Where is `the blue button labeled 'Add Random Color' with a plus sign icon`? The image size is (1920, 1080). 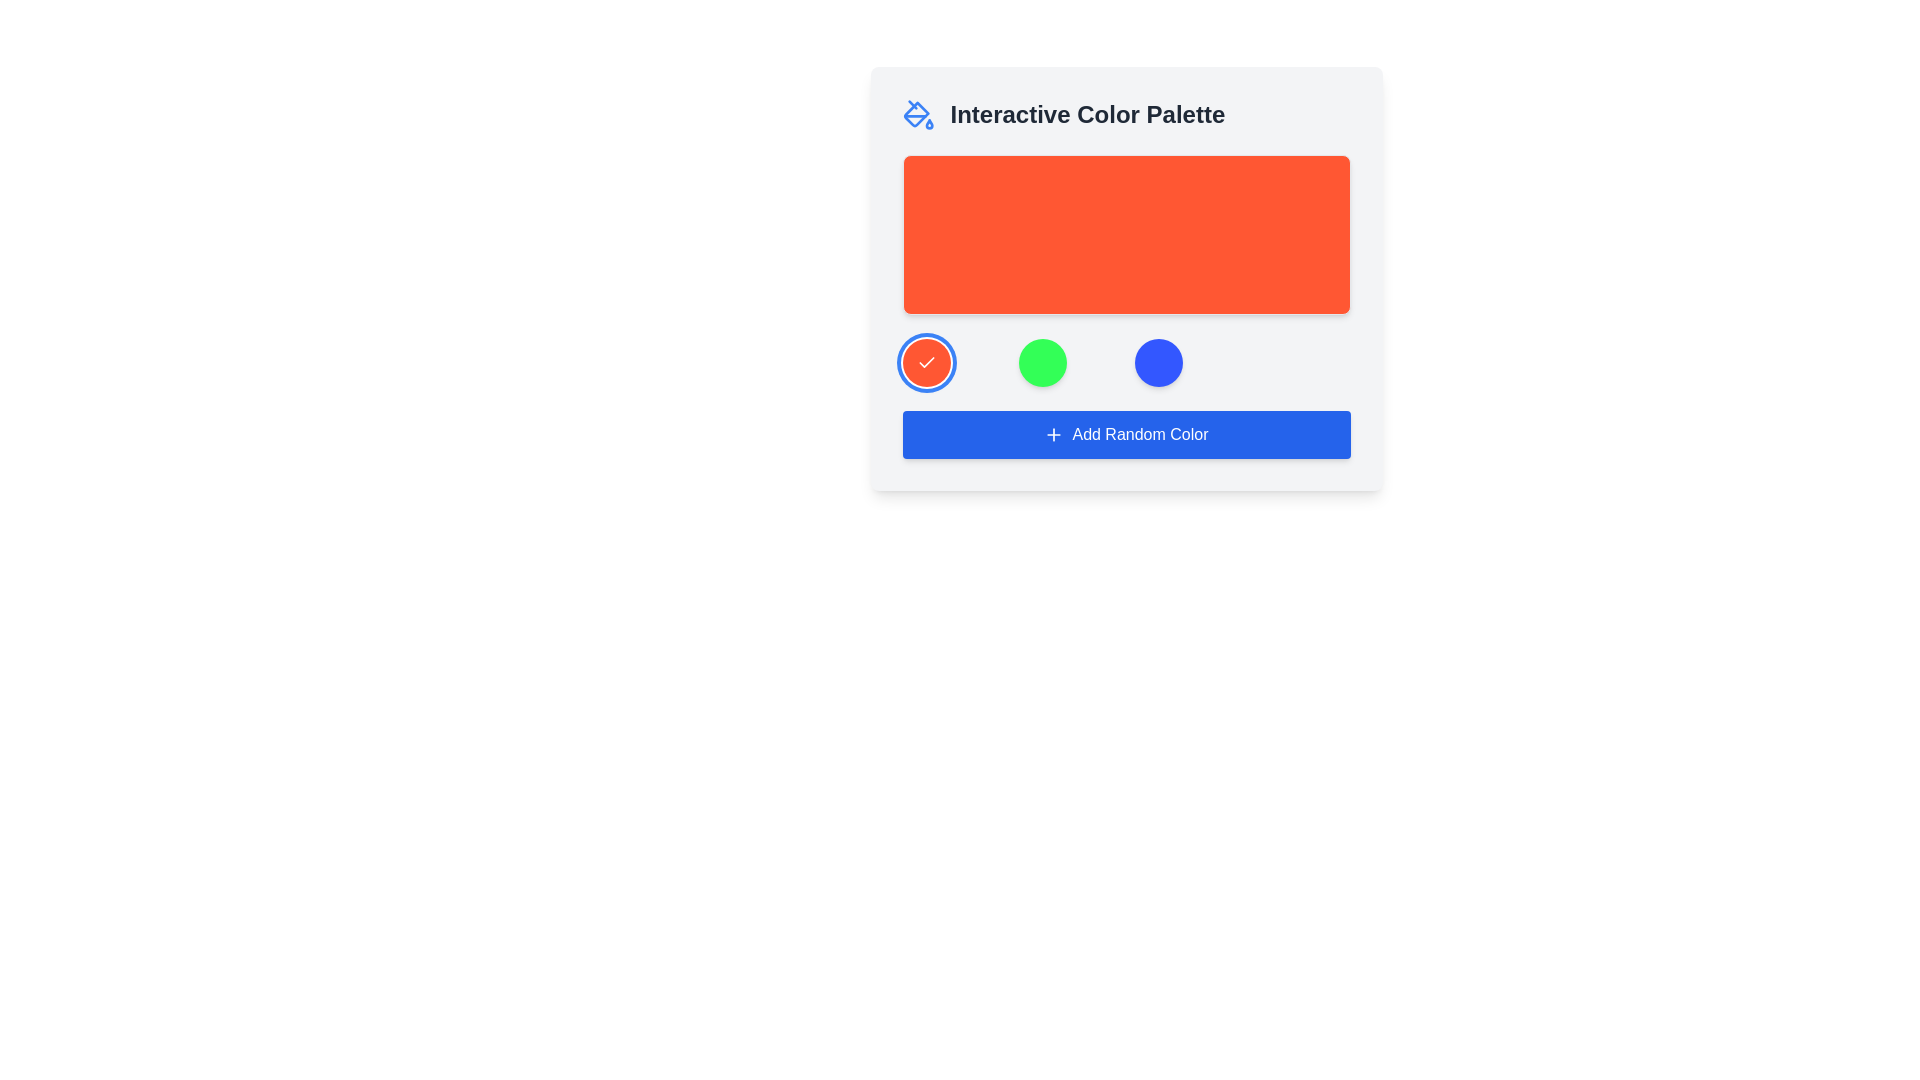
the blue button labeled 'Add Random Color' with a plus sign icon is located at coordinates (1126, 434).